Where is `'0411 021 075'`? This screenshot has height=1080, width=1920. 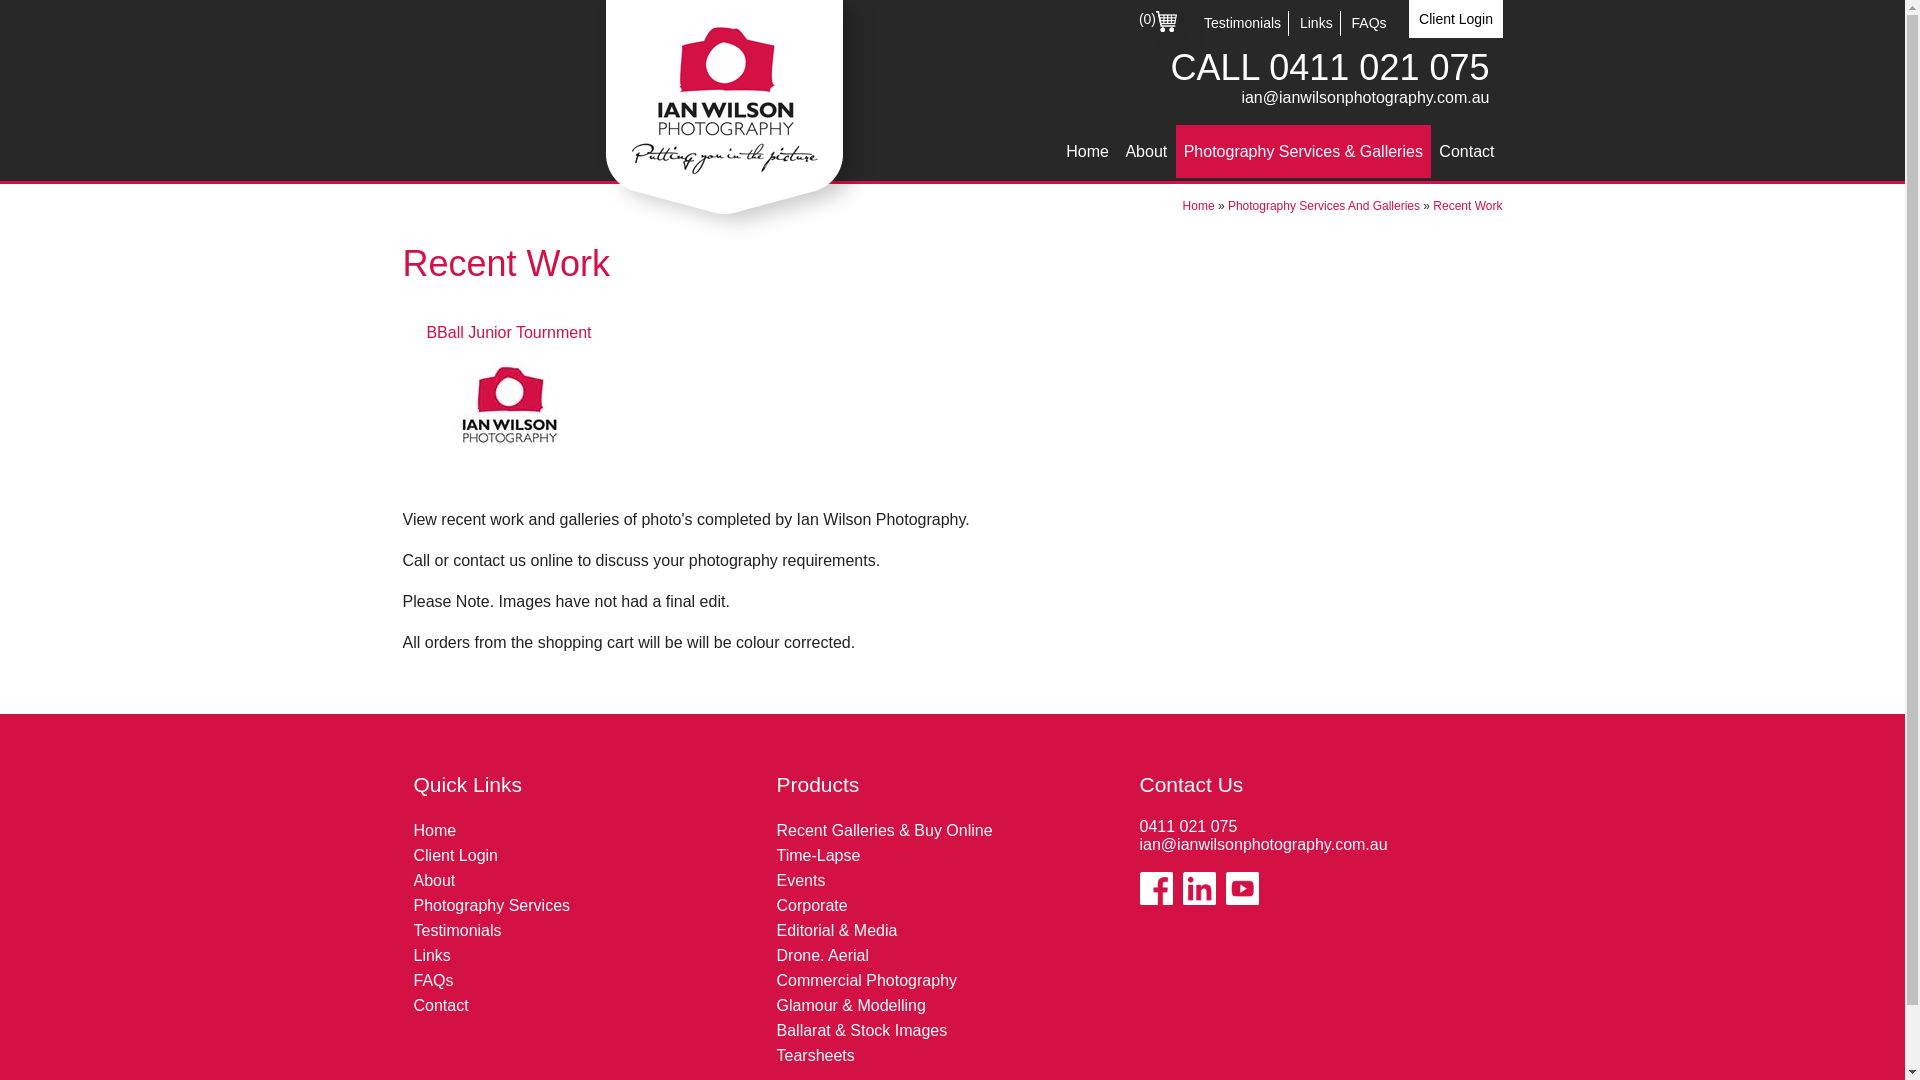
'0411 021 075' is located at coordinates (1267, 66).